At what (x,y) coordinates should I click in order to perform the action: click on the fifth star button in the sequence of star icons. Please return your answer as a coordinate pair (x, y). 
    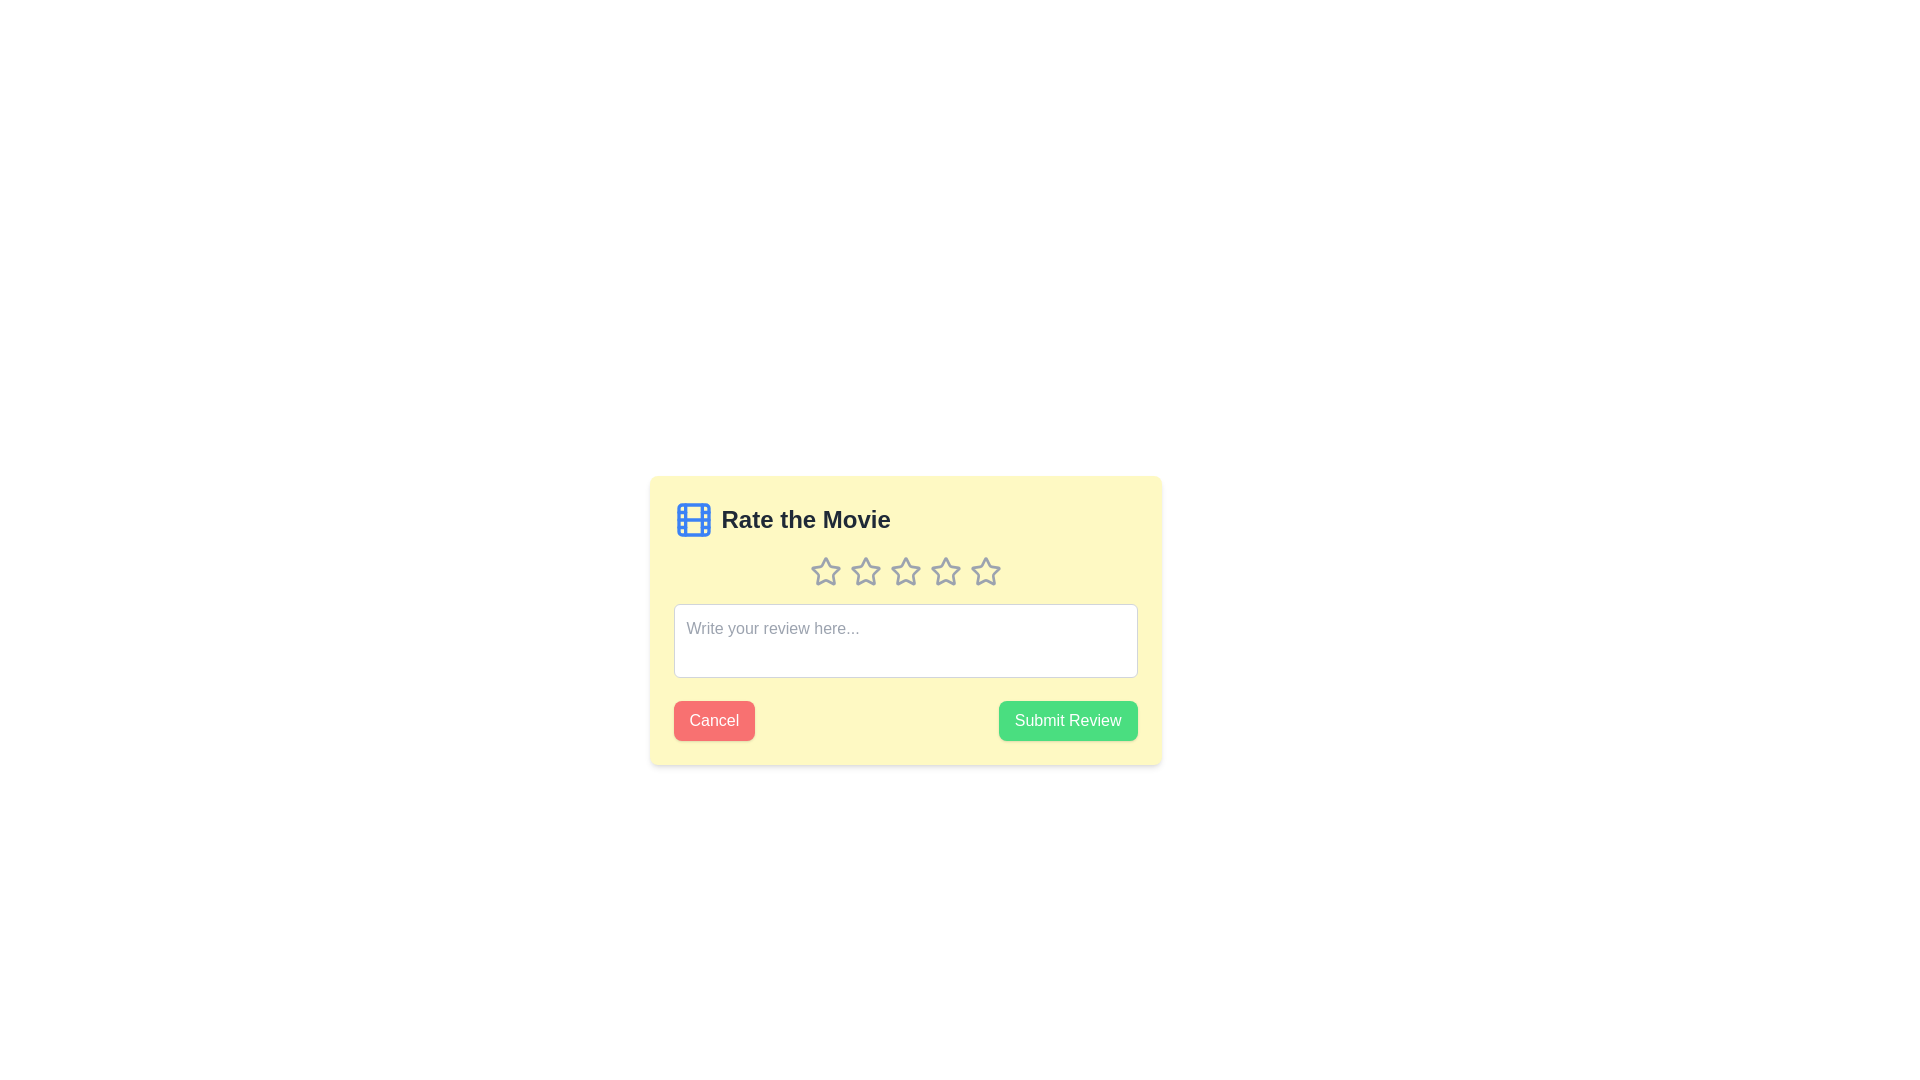
    Looking at the image, I should click on (985, 571).